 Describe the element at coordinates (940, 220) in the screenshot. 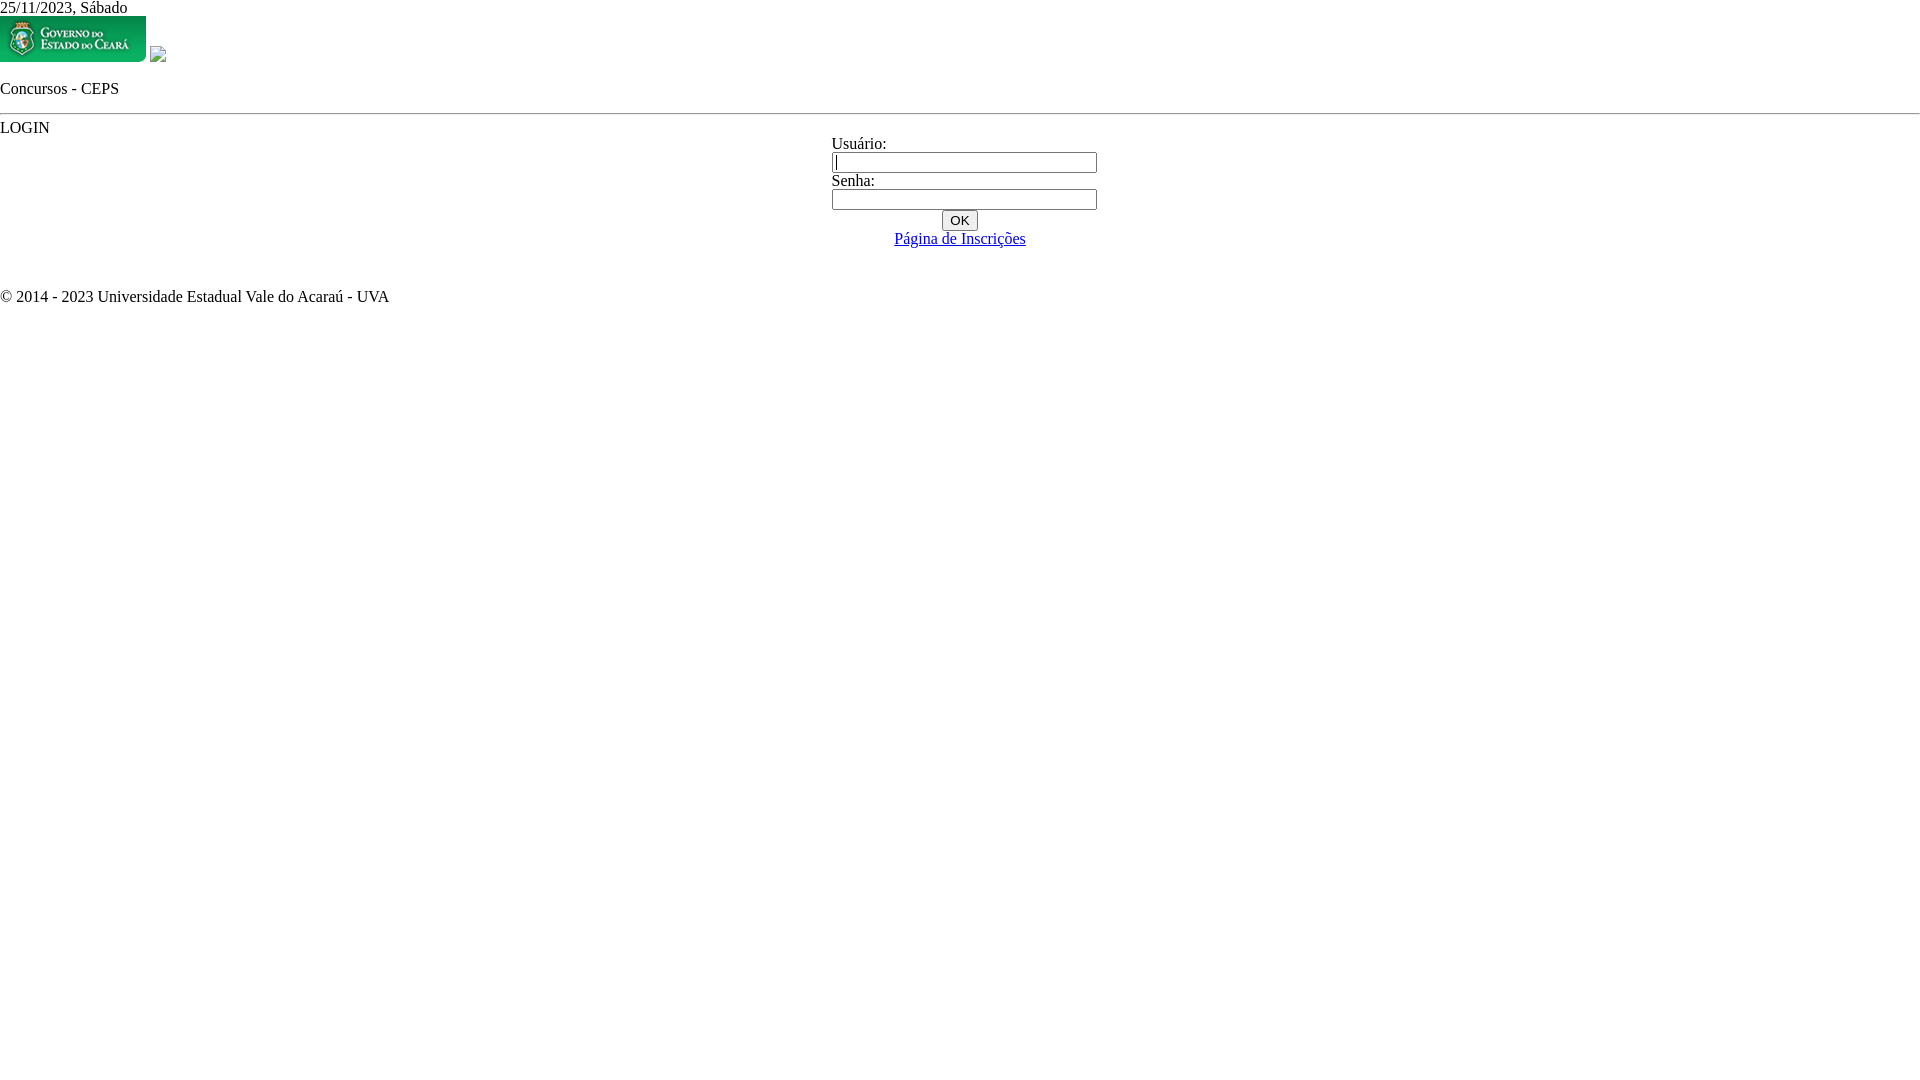

I see `'OK'` at that location.